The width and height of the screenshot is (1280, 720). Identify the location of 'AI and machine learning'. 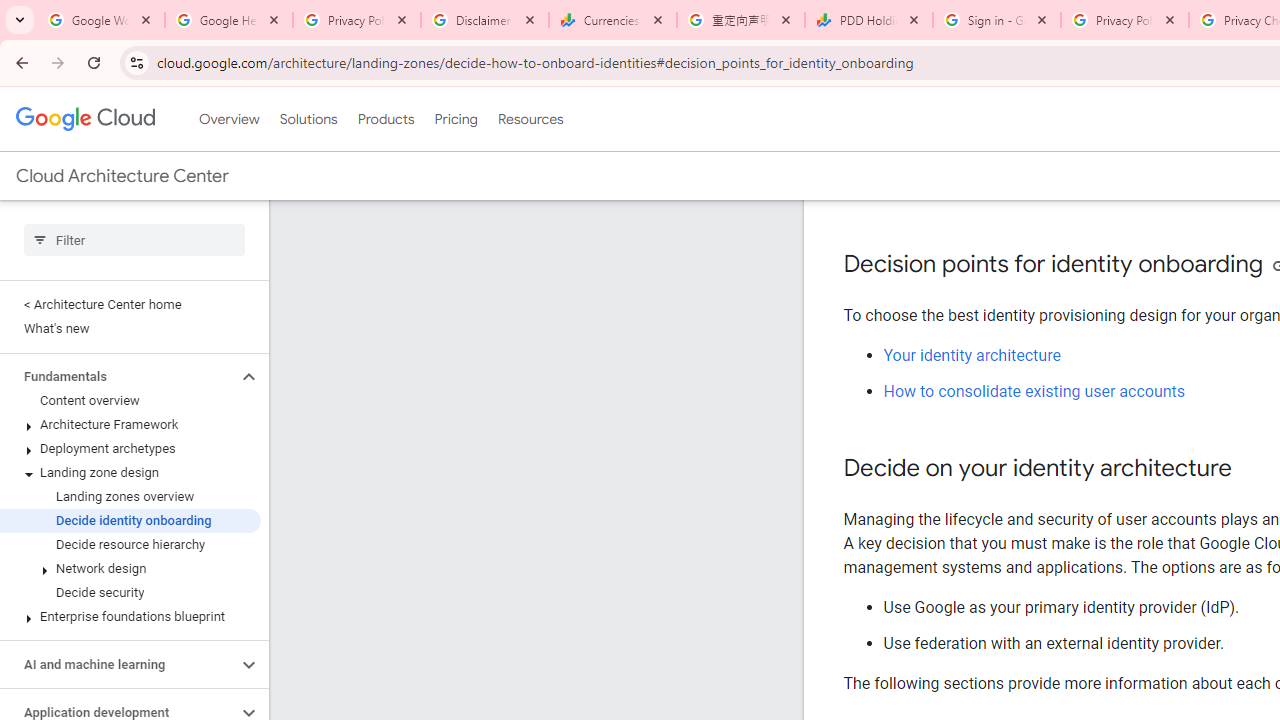
(117, 664).